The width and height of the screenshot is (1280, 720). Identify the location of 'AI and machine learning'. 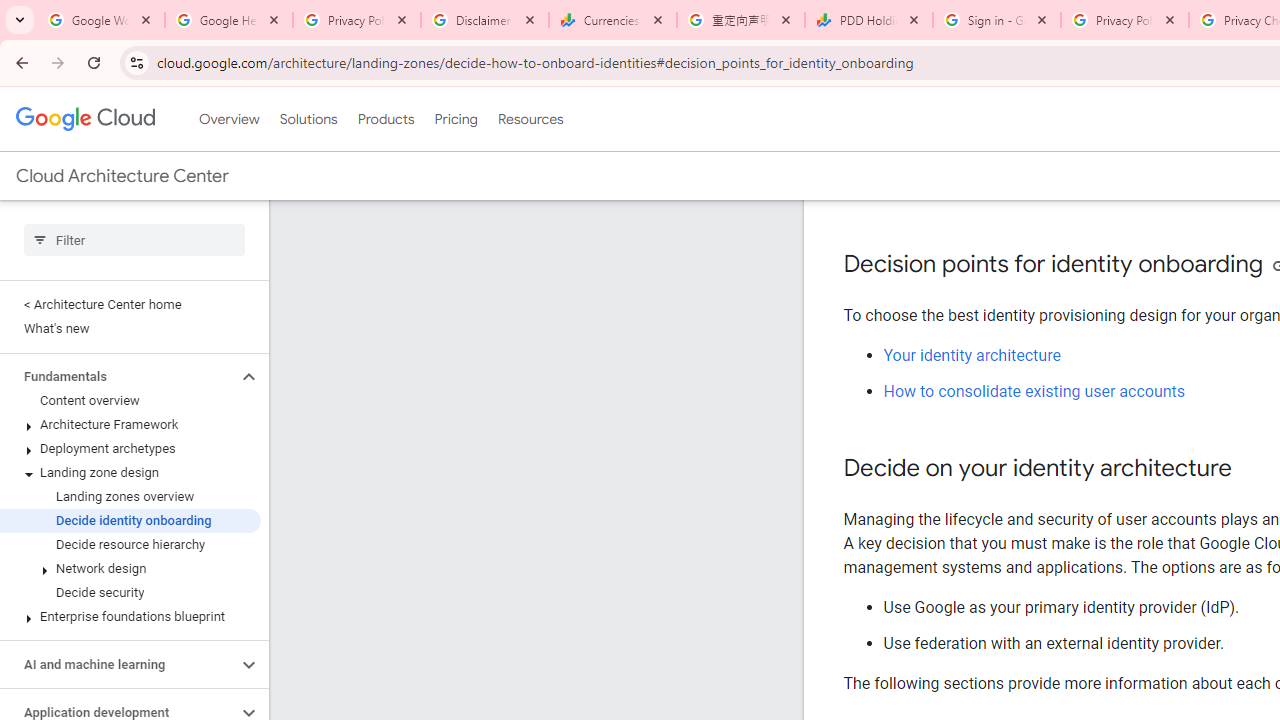
(117, 664).